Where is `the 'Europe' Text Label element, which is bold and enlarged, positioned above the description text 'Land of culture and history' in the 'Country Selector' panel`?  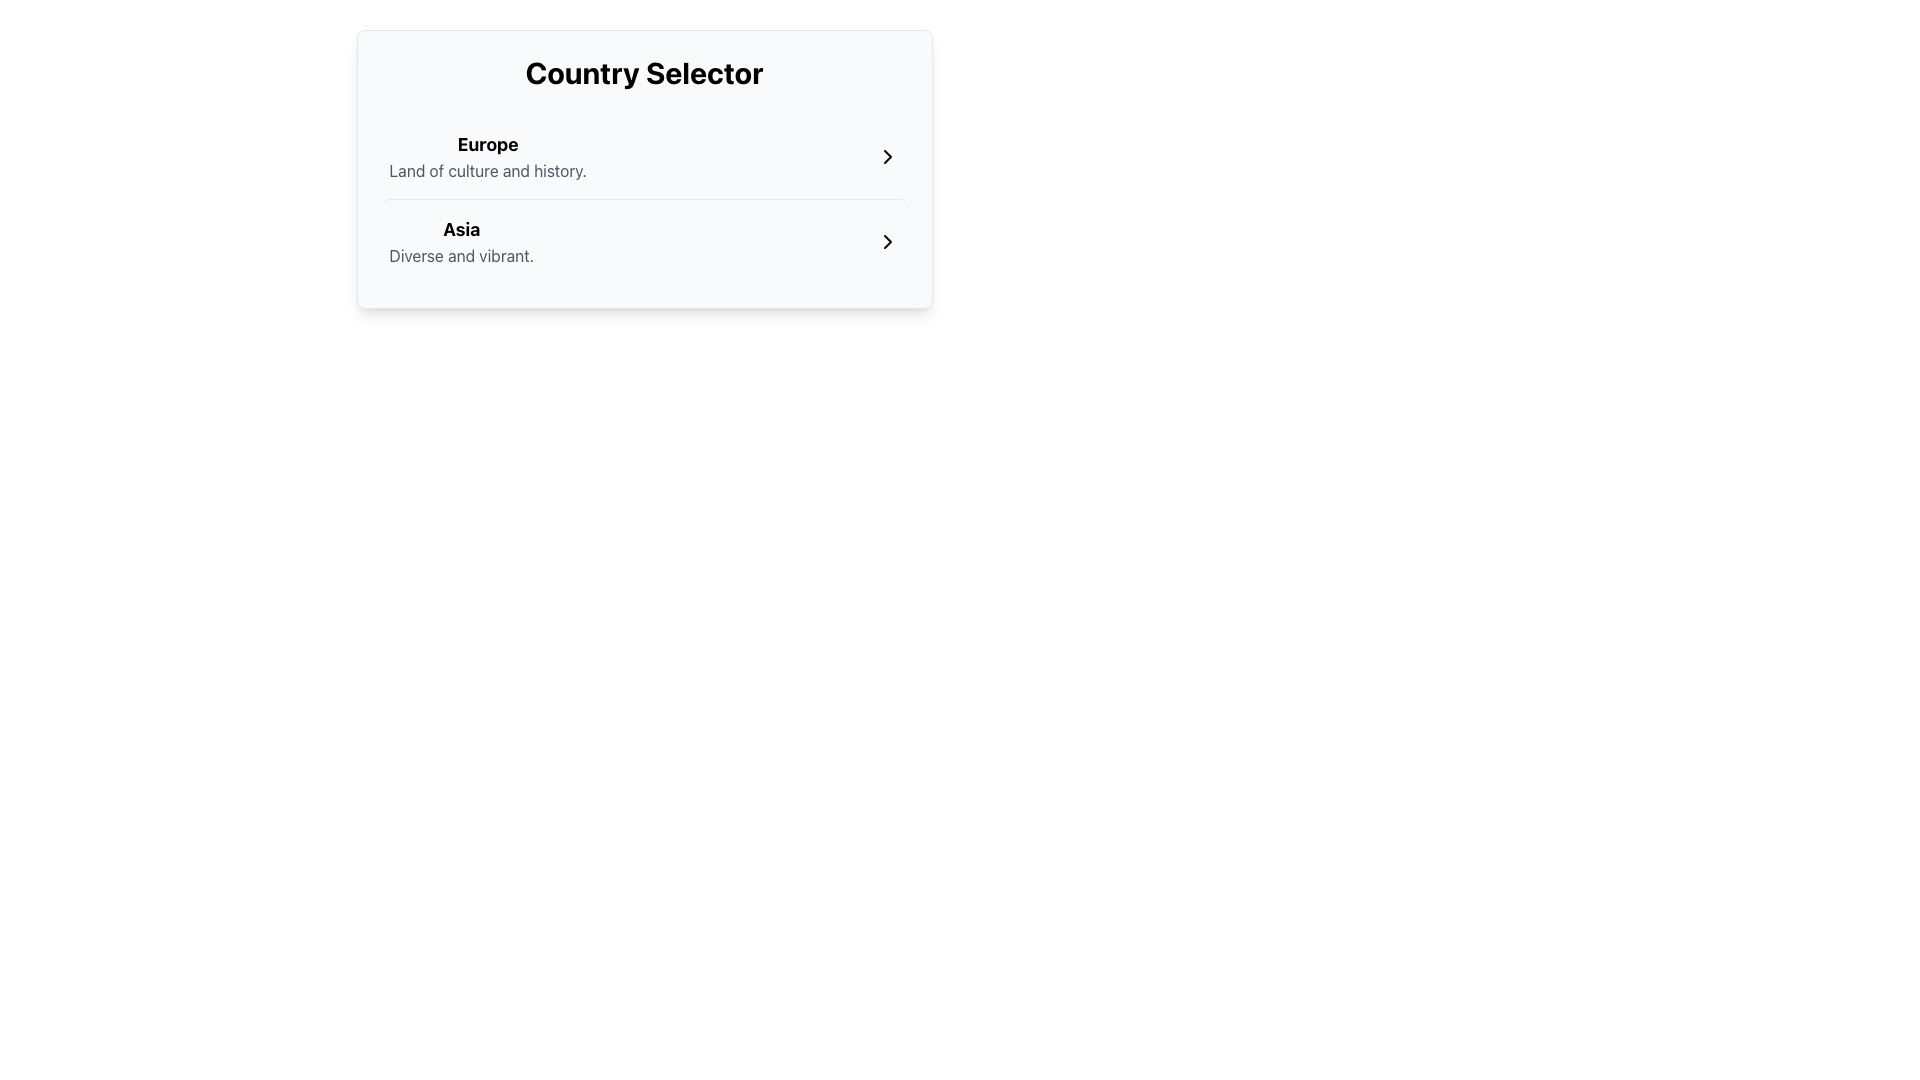
the 'Europe' Text Label element, which is bold and enlarged, positioned above the description text 'Land of culture and history' in the 'Country Selector' panel is located at coordinates (488, 144).